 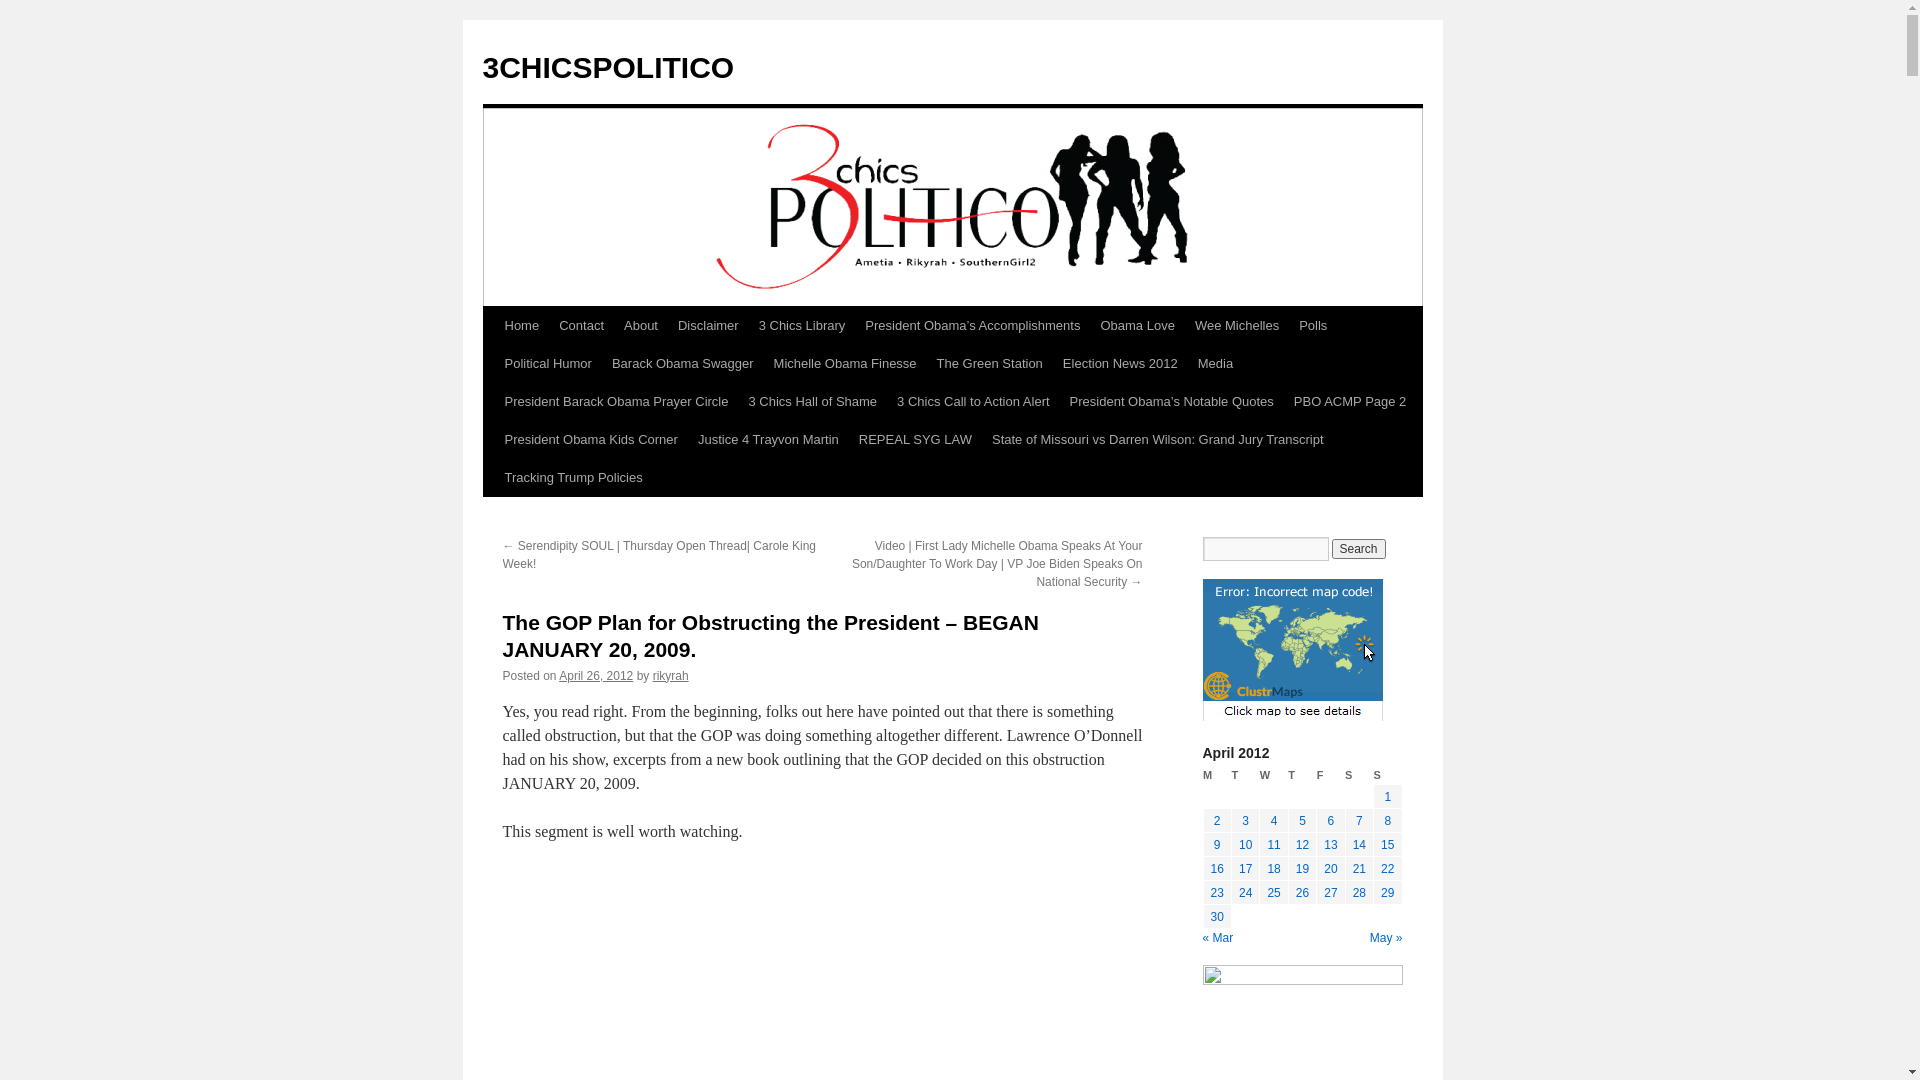 I want to click on '16', so click(x=1209, y=867).